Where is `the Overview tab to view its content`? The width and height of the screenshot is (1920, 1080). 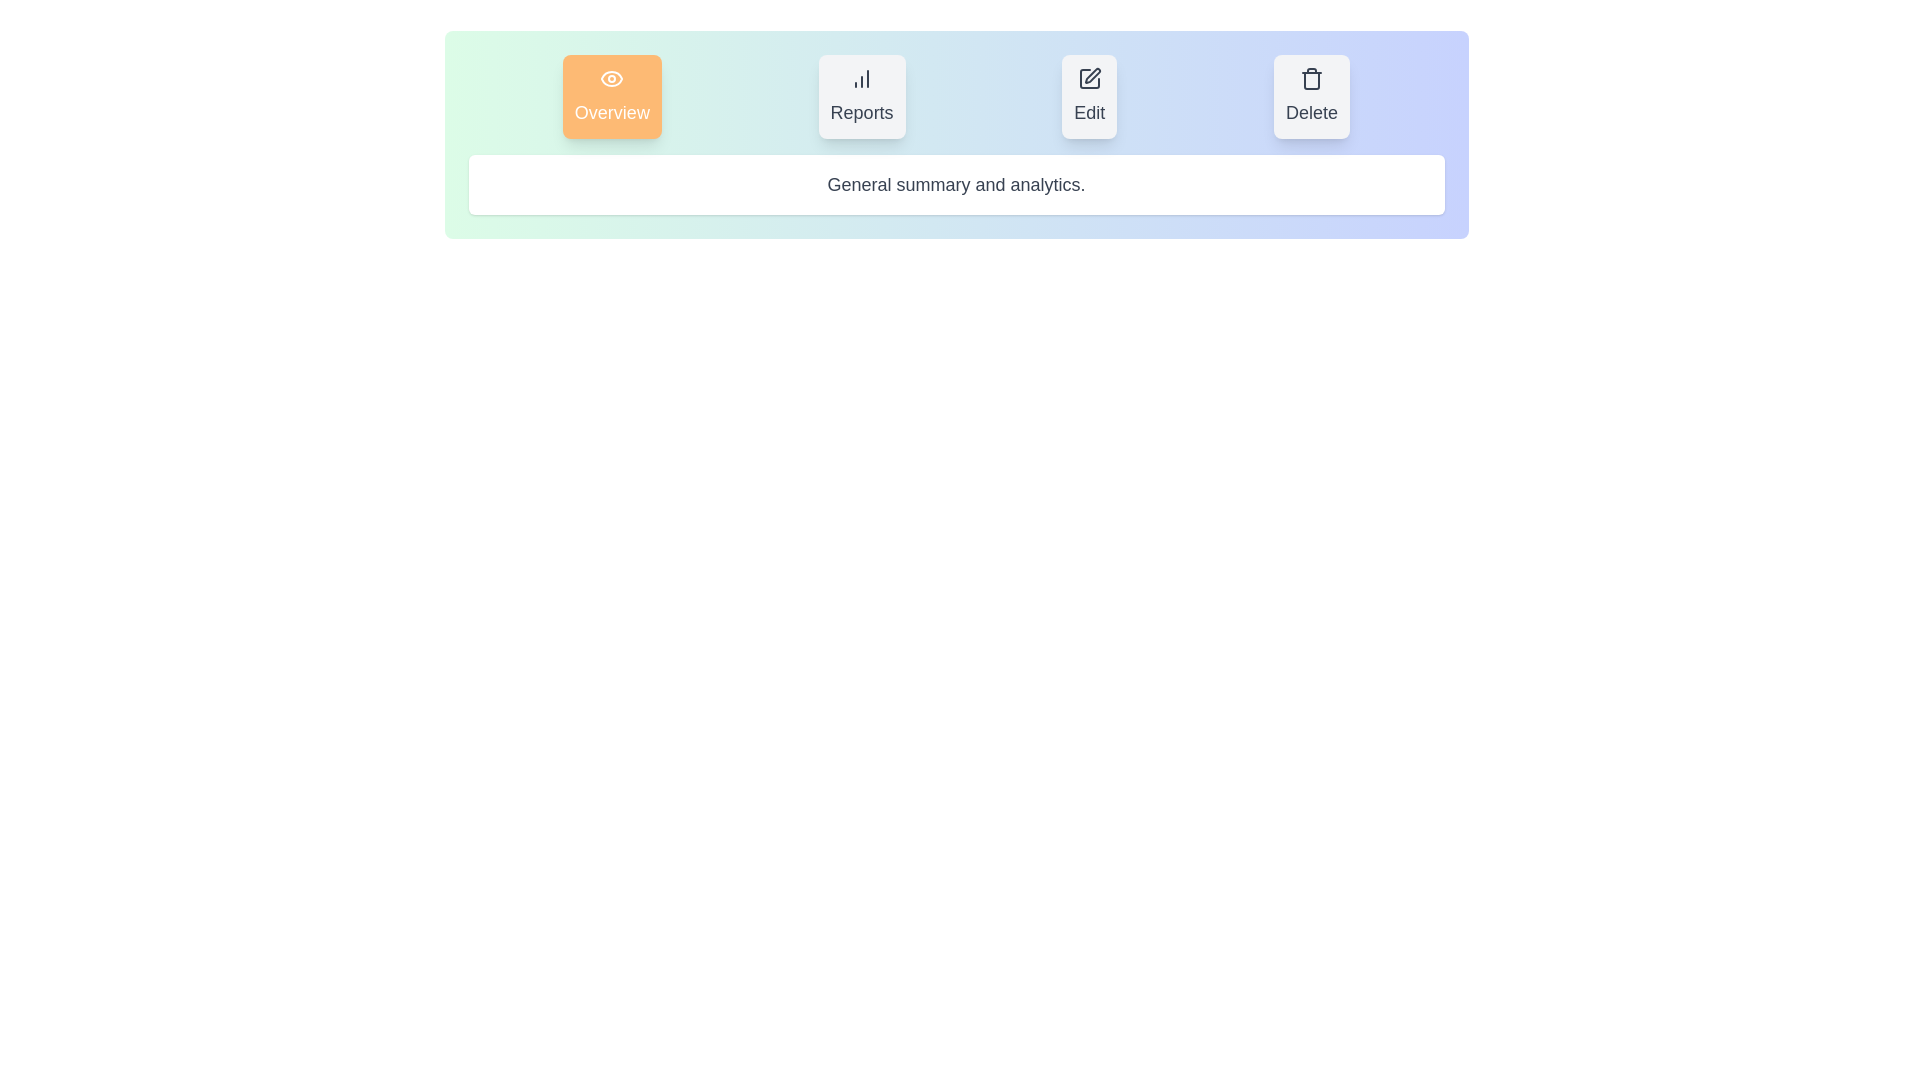
the Overview tab to view its content is located at coordinates (611, 96).